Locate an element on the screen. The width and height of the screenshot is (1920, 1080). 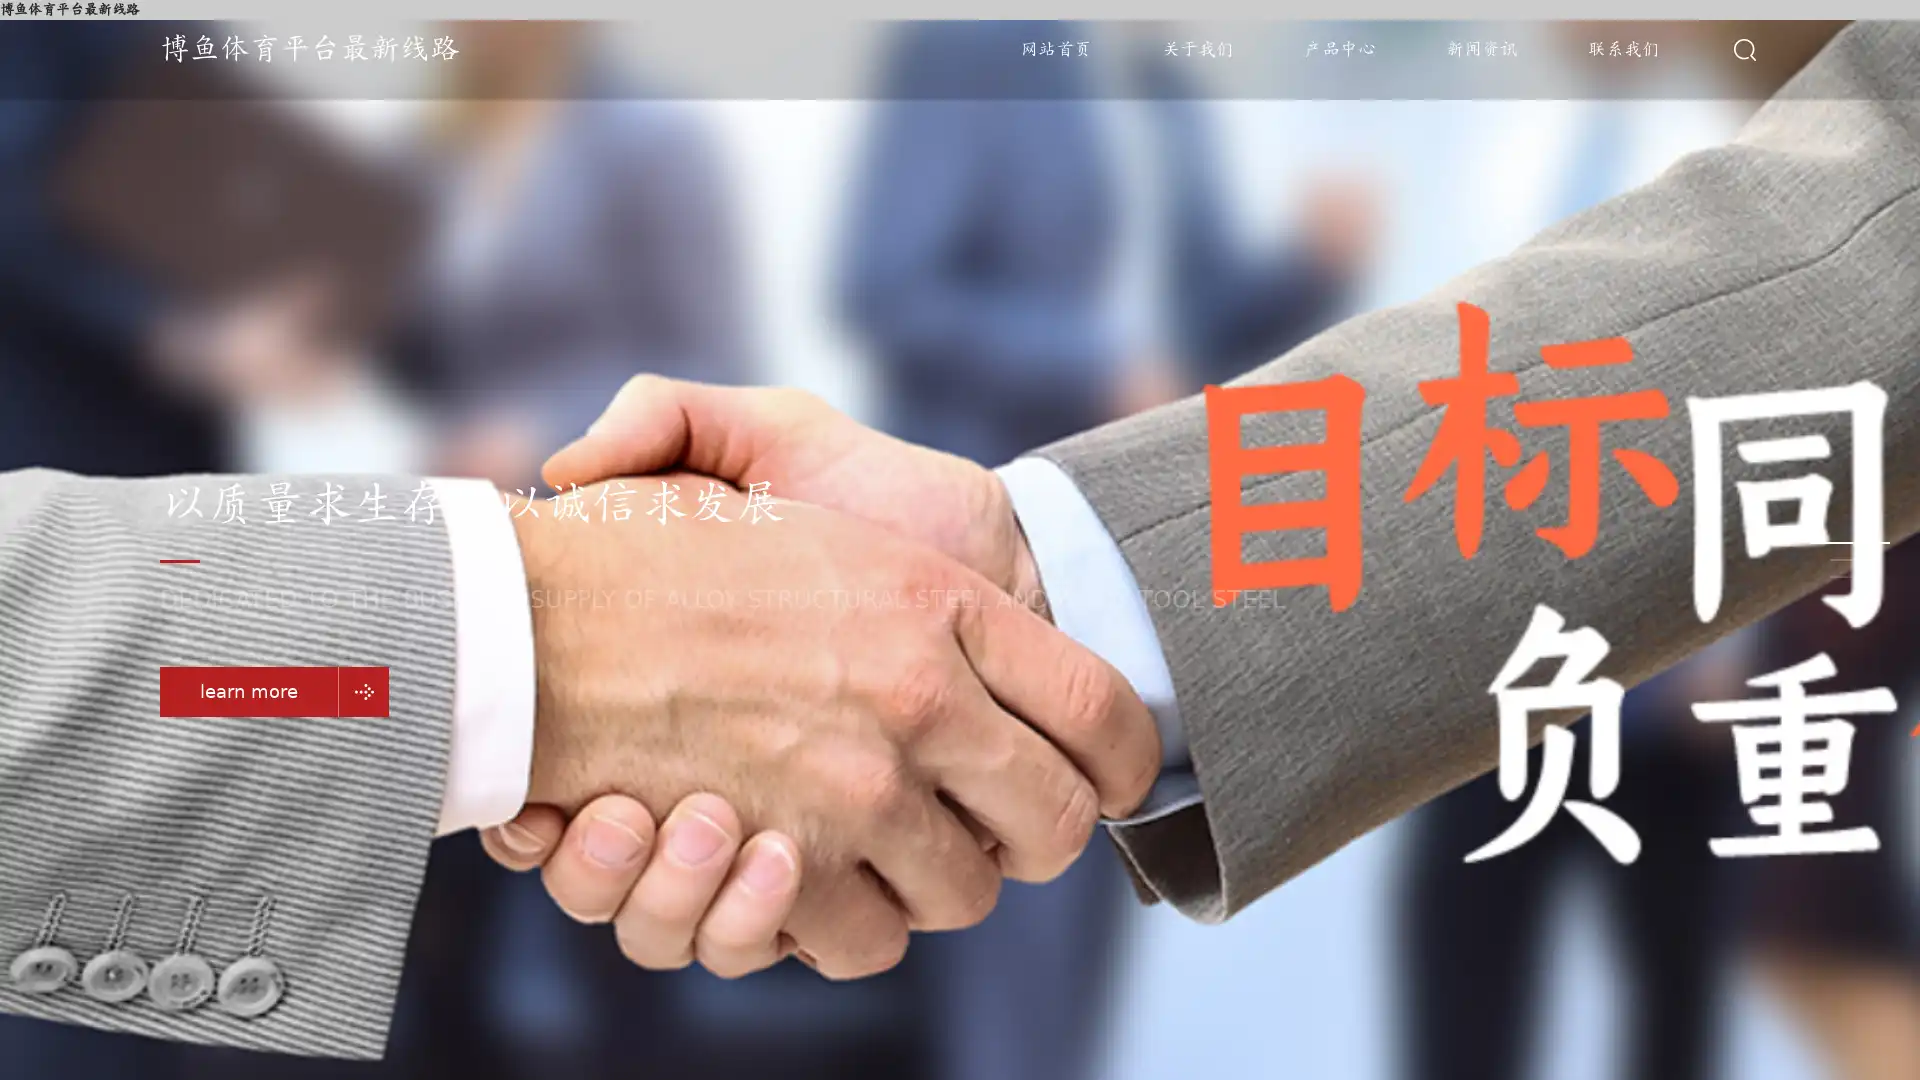
Go to slide 2 is located at coordinates (1848, 559).